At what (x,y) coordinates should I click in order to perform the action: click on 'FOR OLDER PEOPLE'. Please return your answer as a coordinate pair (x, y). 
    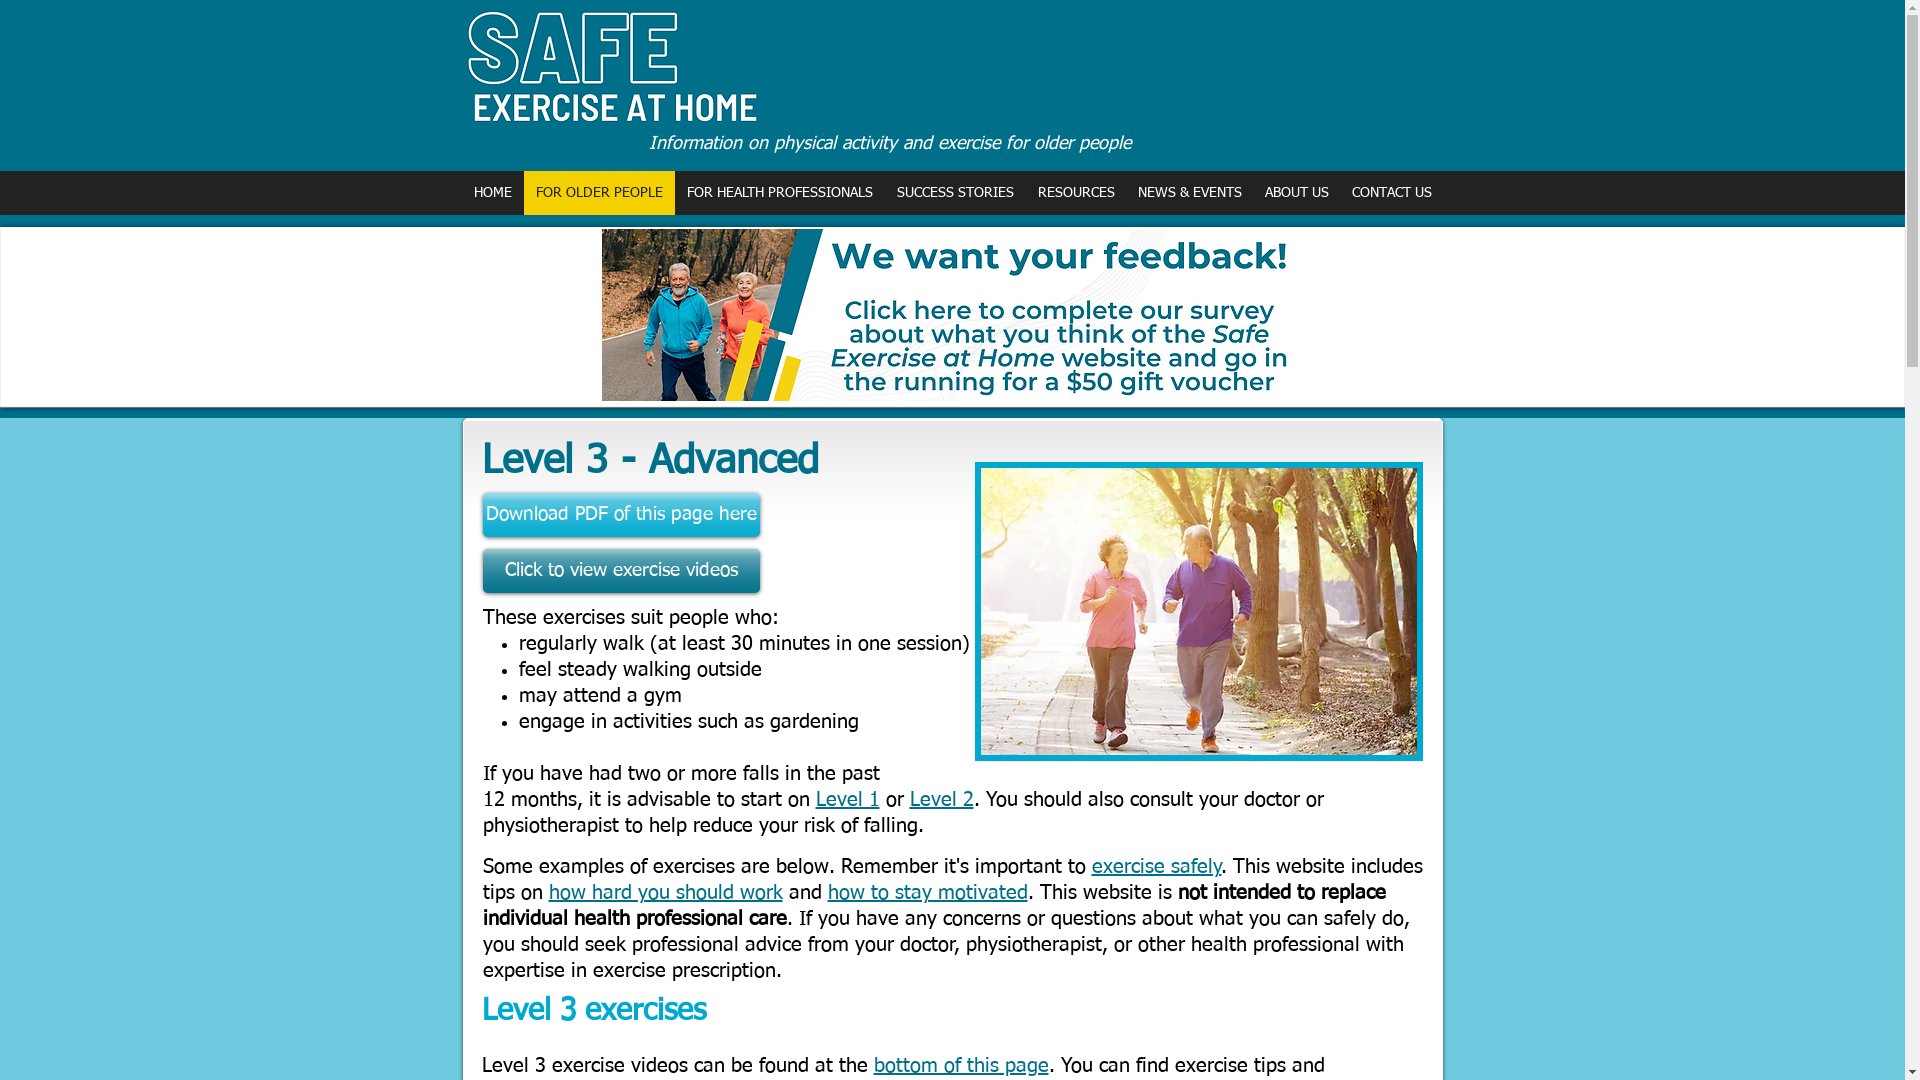
    Looking at the image, I should click on (598, 192).